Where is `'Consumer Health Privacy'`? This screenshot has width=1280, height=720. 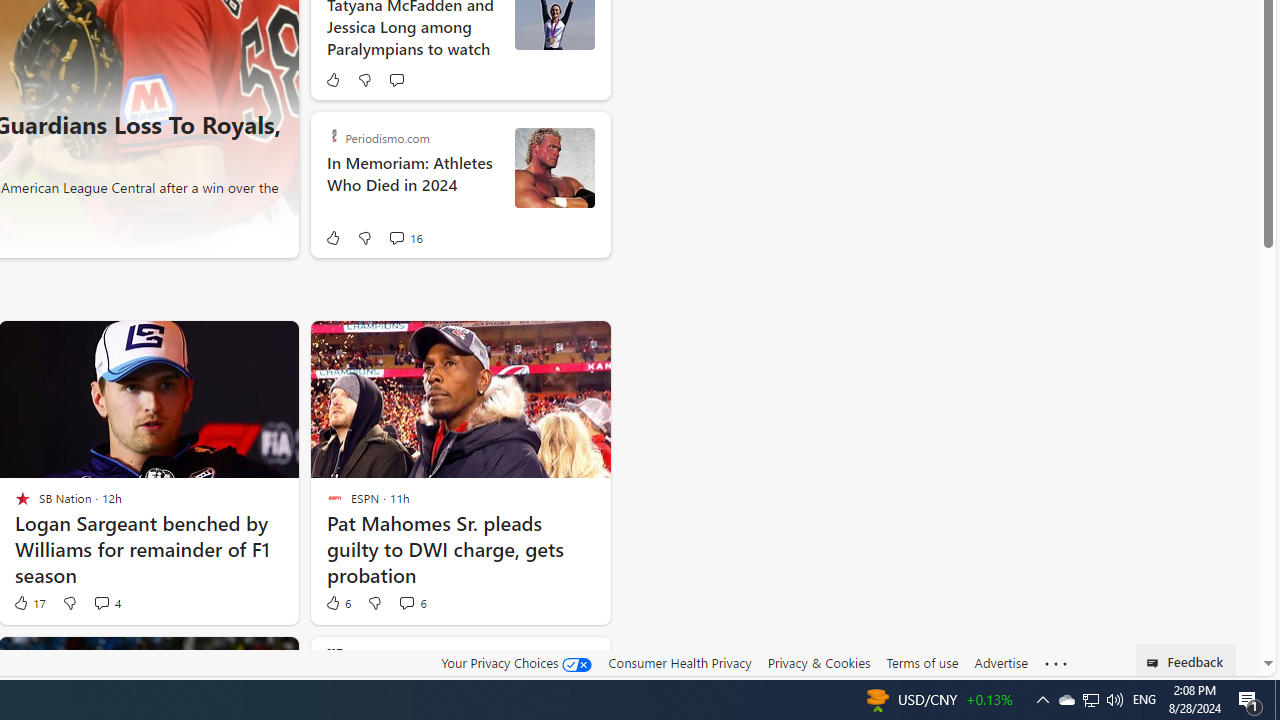
'Consumer Health Privacy' is located at coordinates (680, 663).